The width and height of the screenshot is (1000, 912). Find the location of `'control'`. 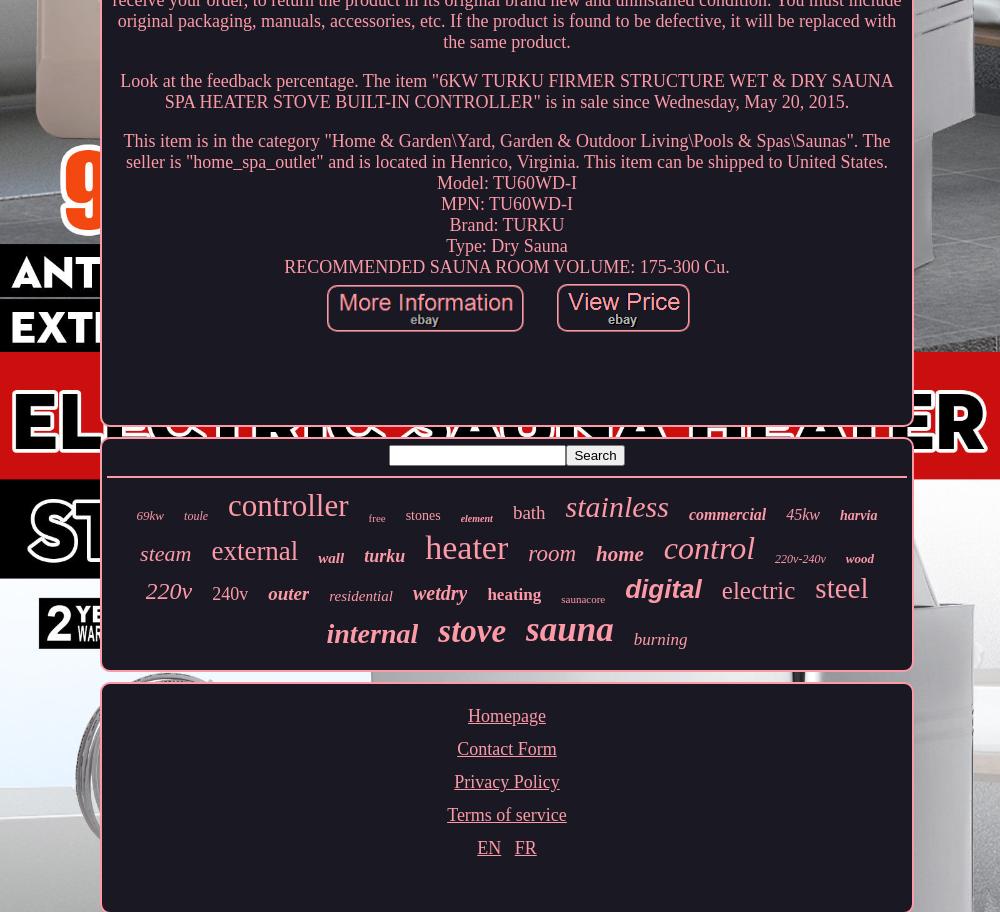

'control' is located at coordinates (663, 547).